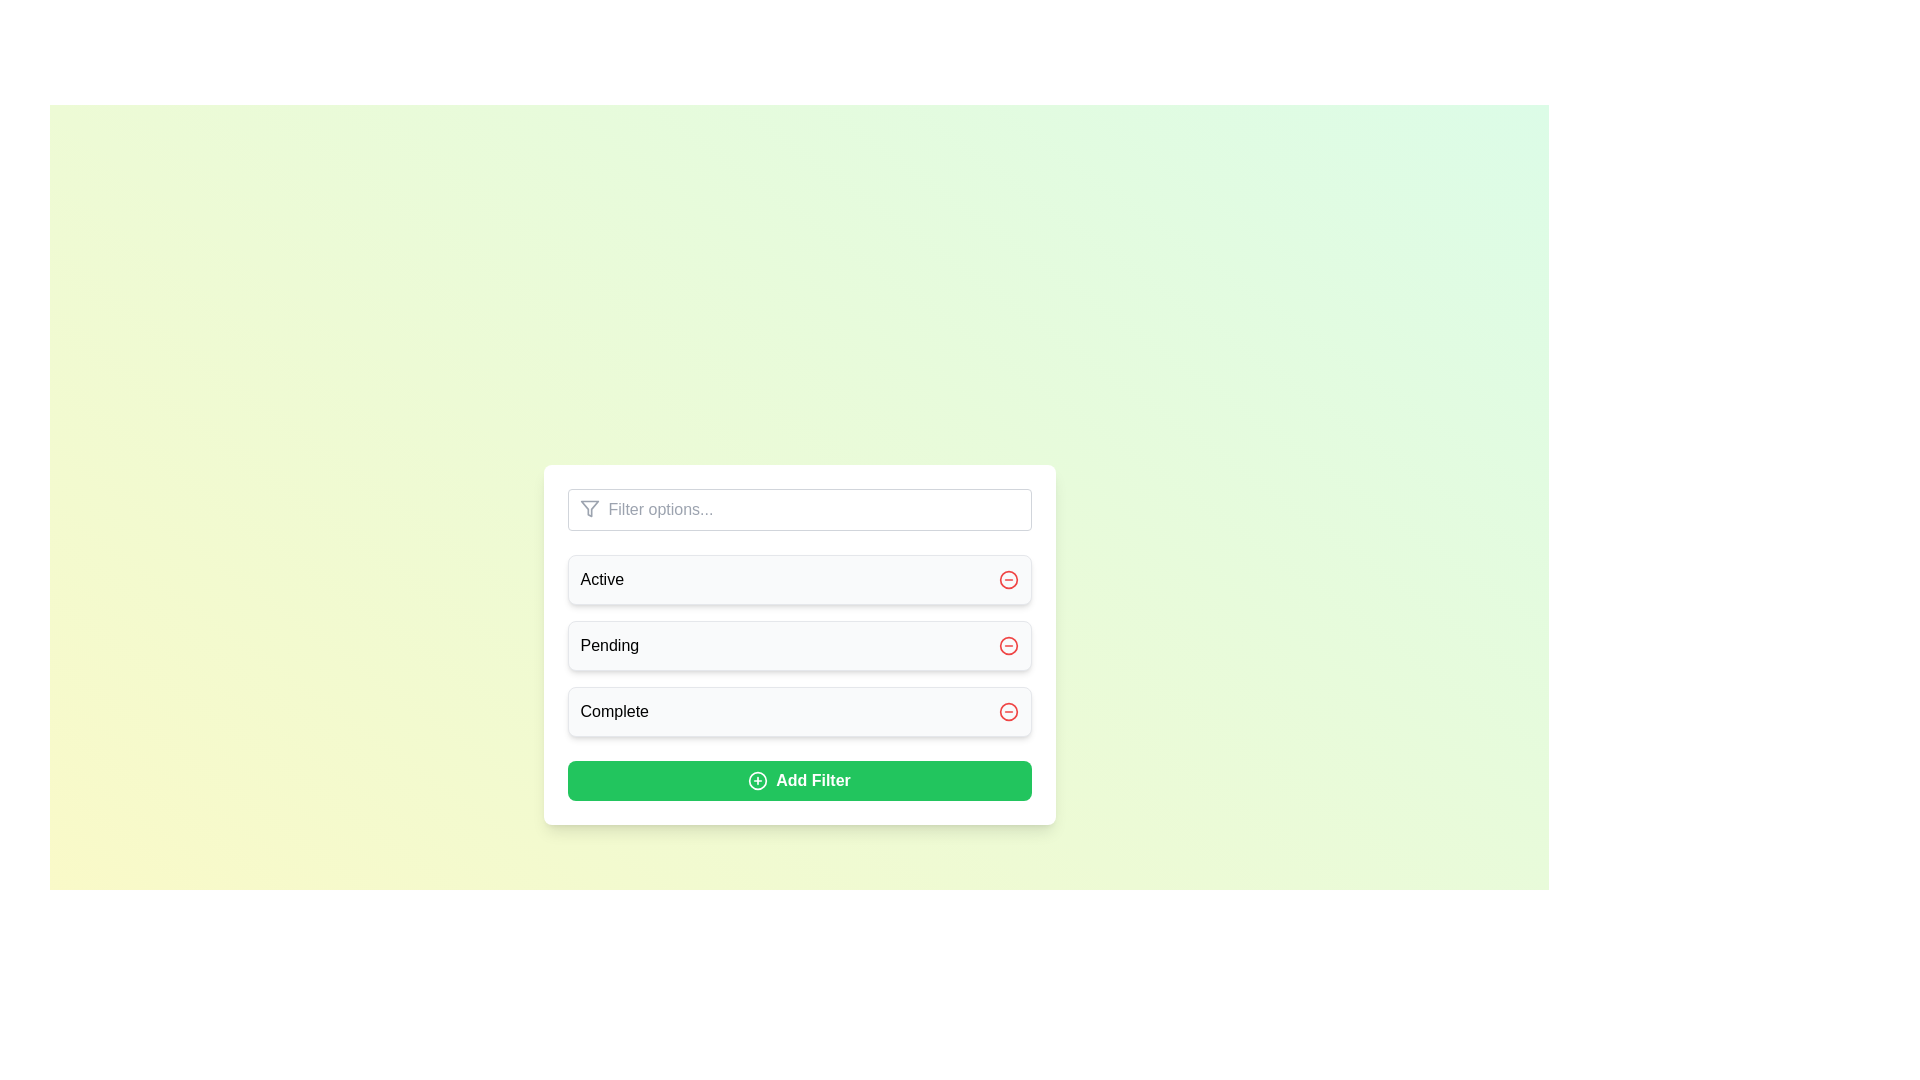 The width and height of the screenshot is (1920, 1080). I want to click on the graphical icon for the 'Complete' filter located at the far-right side of its row, so click(1008, 711).